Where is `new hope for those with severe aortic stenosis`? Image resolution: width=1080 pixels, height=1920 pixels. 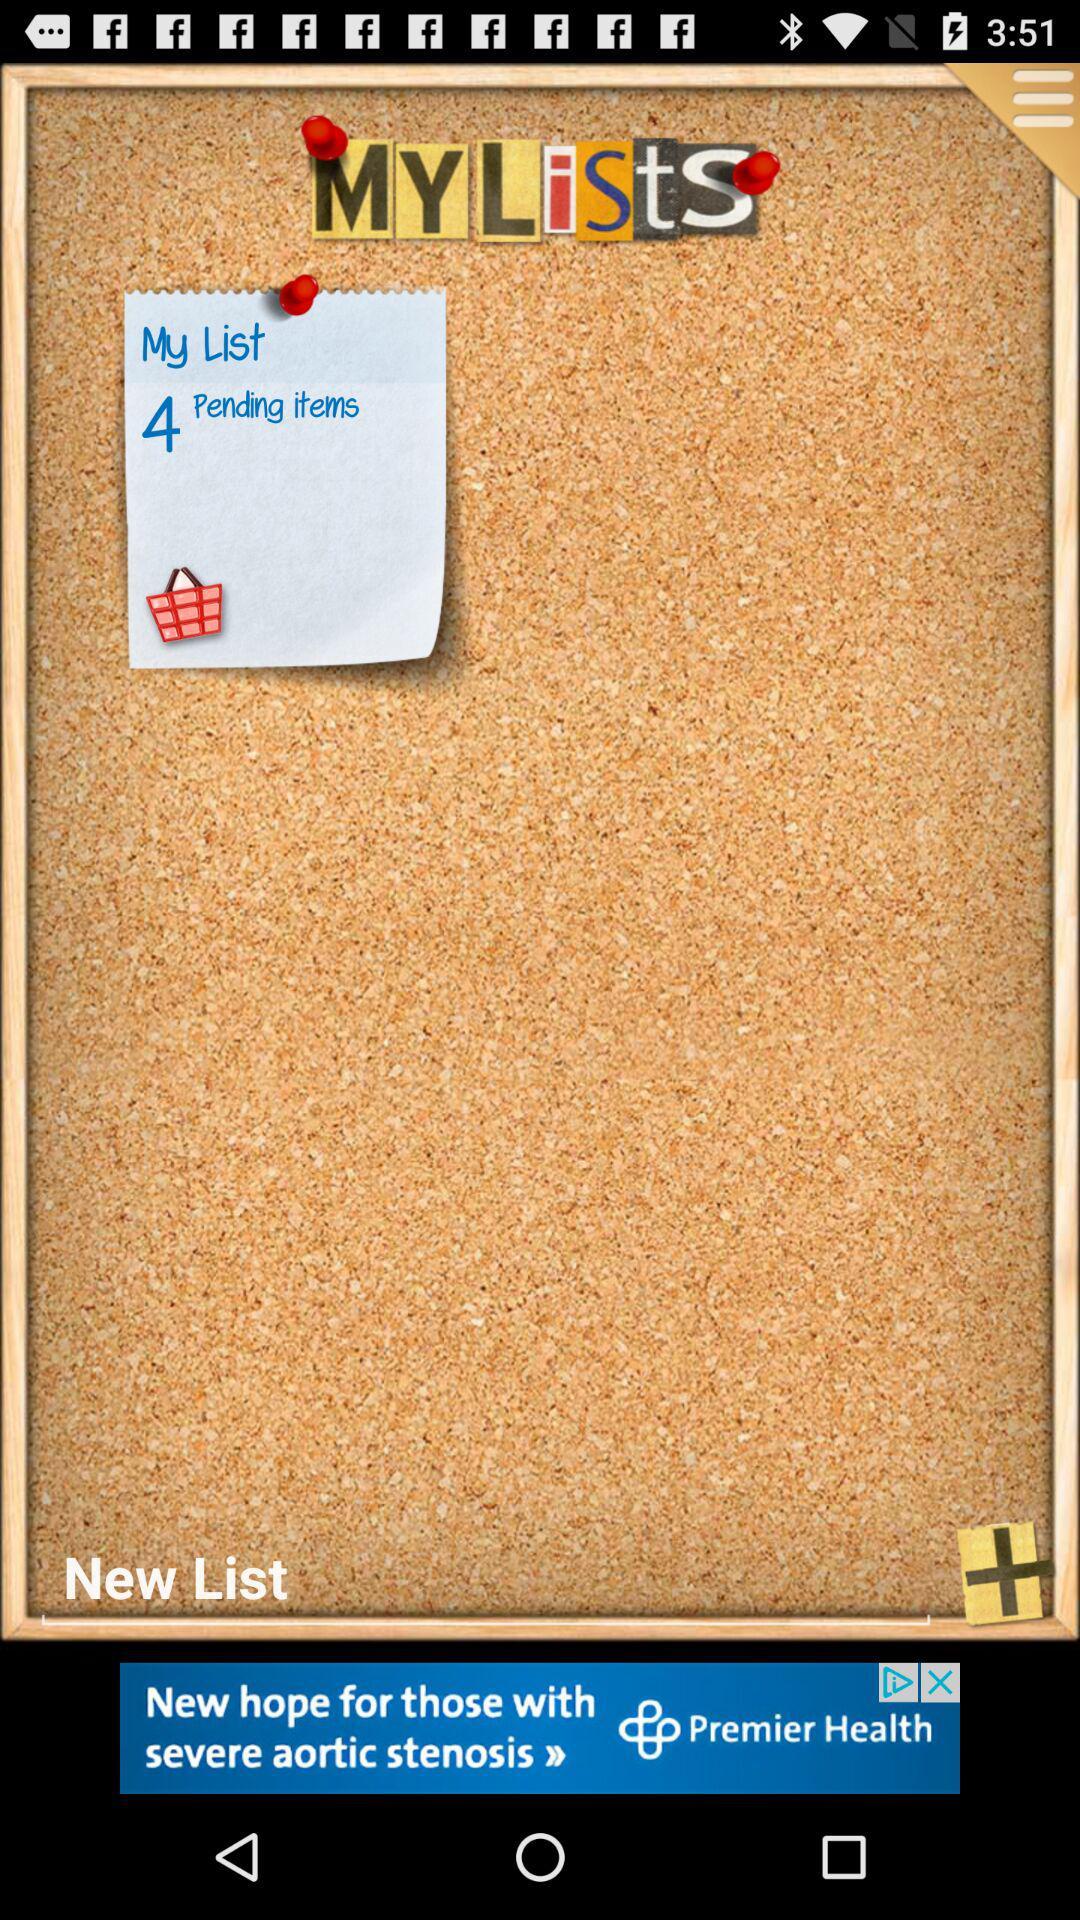 new hope for those with severe aortic stenosis is located at coordinates (540, 1727).